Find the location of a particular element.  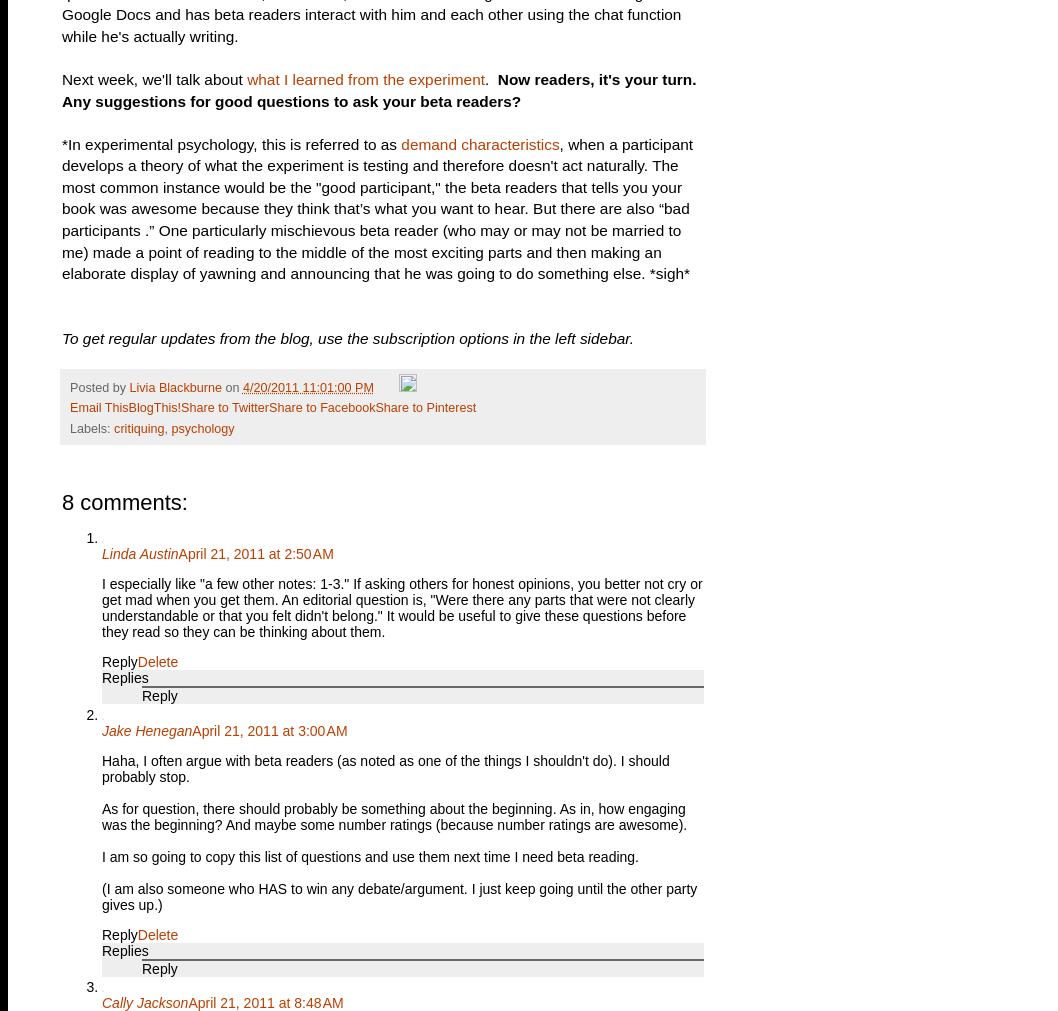

'Share to Pinterest' is located at coordinates (374, 407).